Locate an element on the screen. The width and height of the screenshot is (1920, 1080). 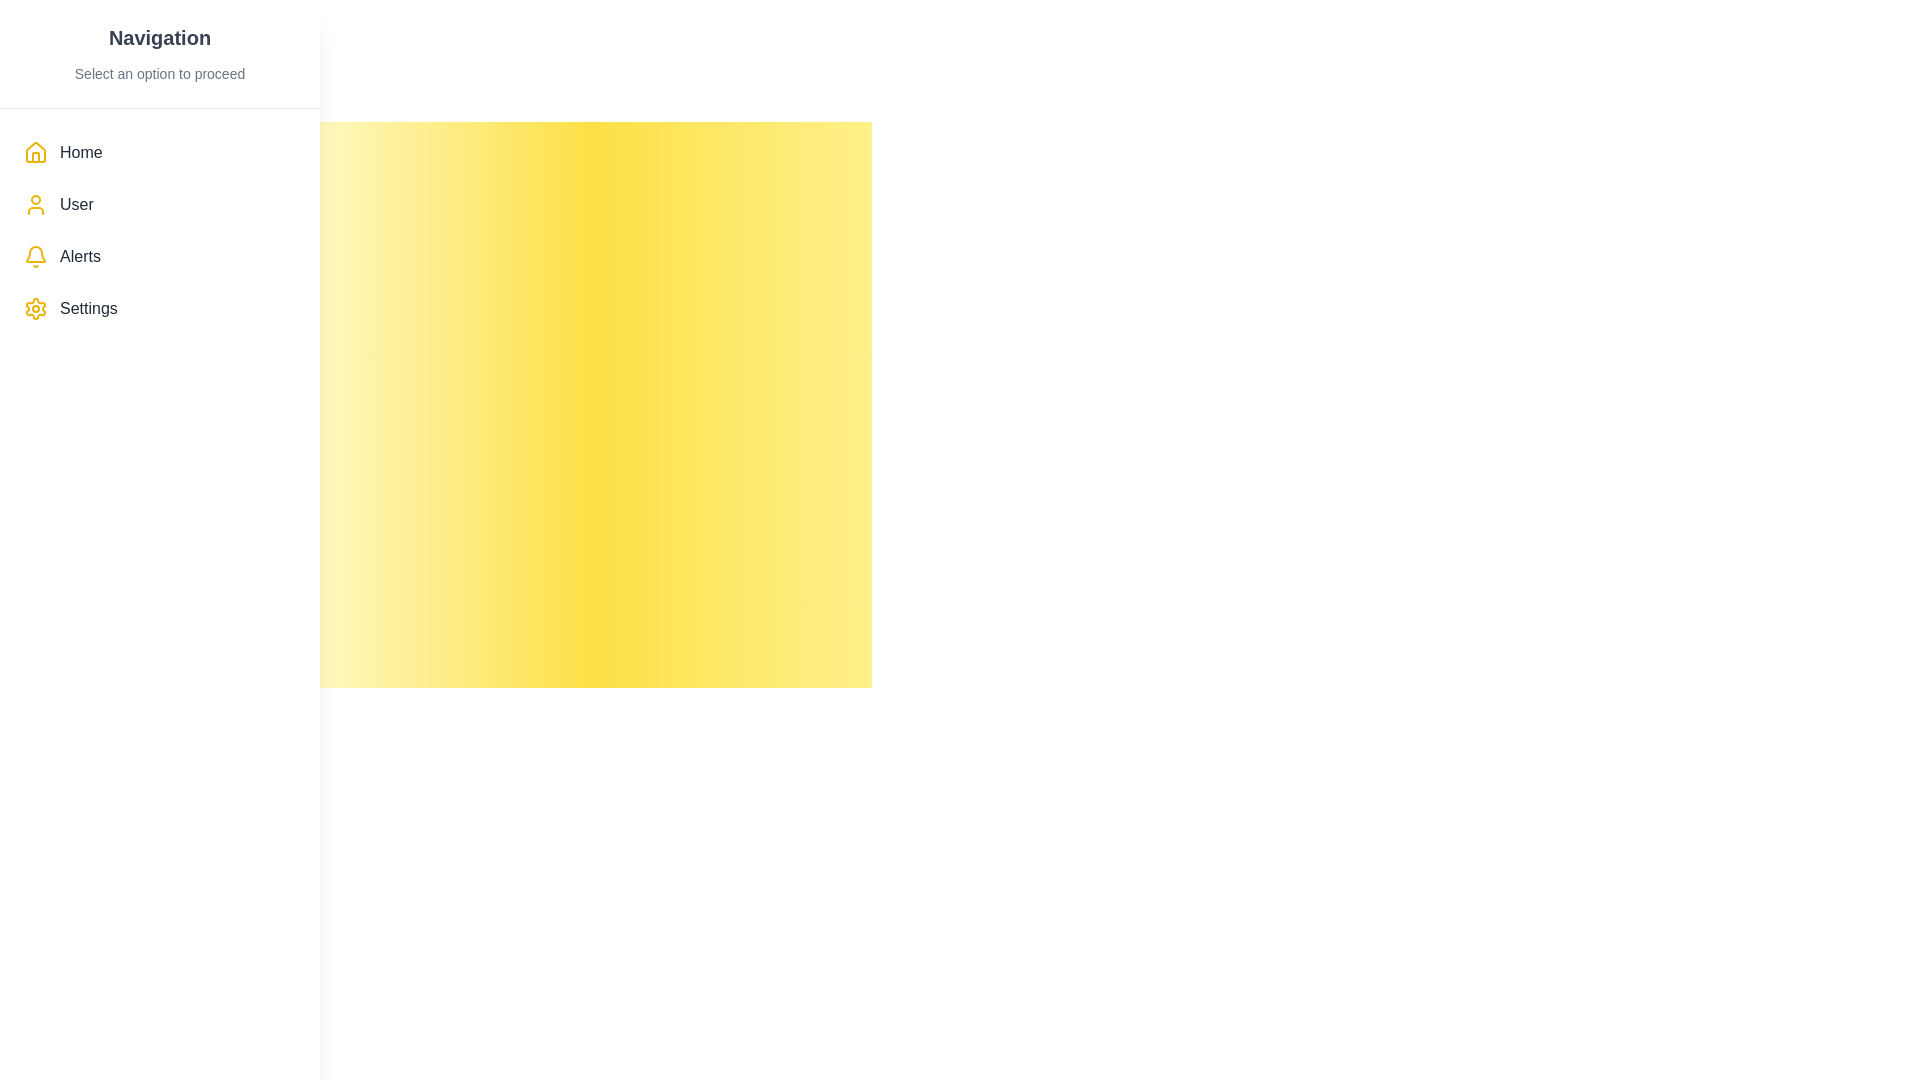
the 'Alerts' text label in the sidebar menu, which is styled with a medium font weight in dark gray and positioned next to a bell icon is located at coordinates (80, 256).